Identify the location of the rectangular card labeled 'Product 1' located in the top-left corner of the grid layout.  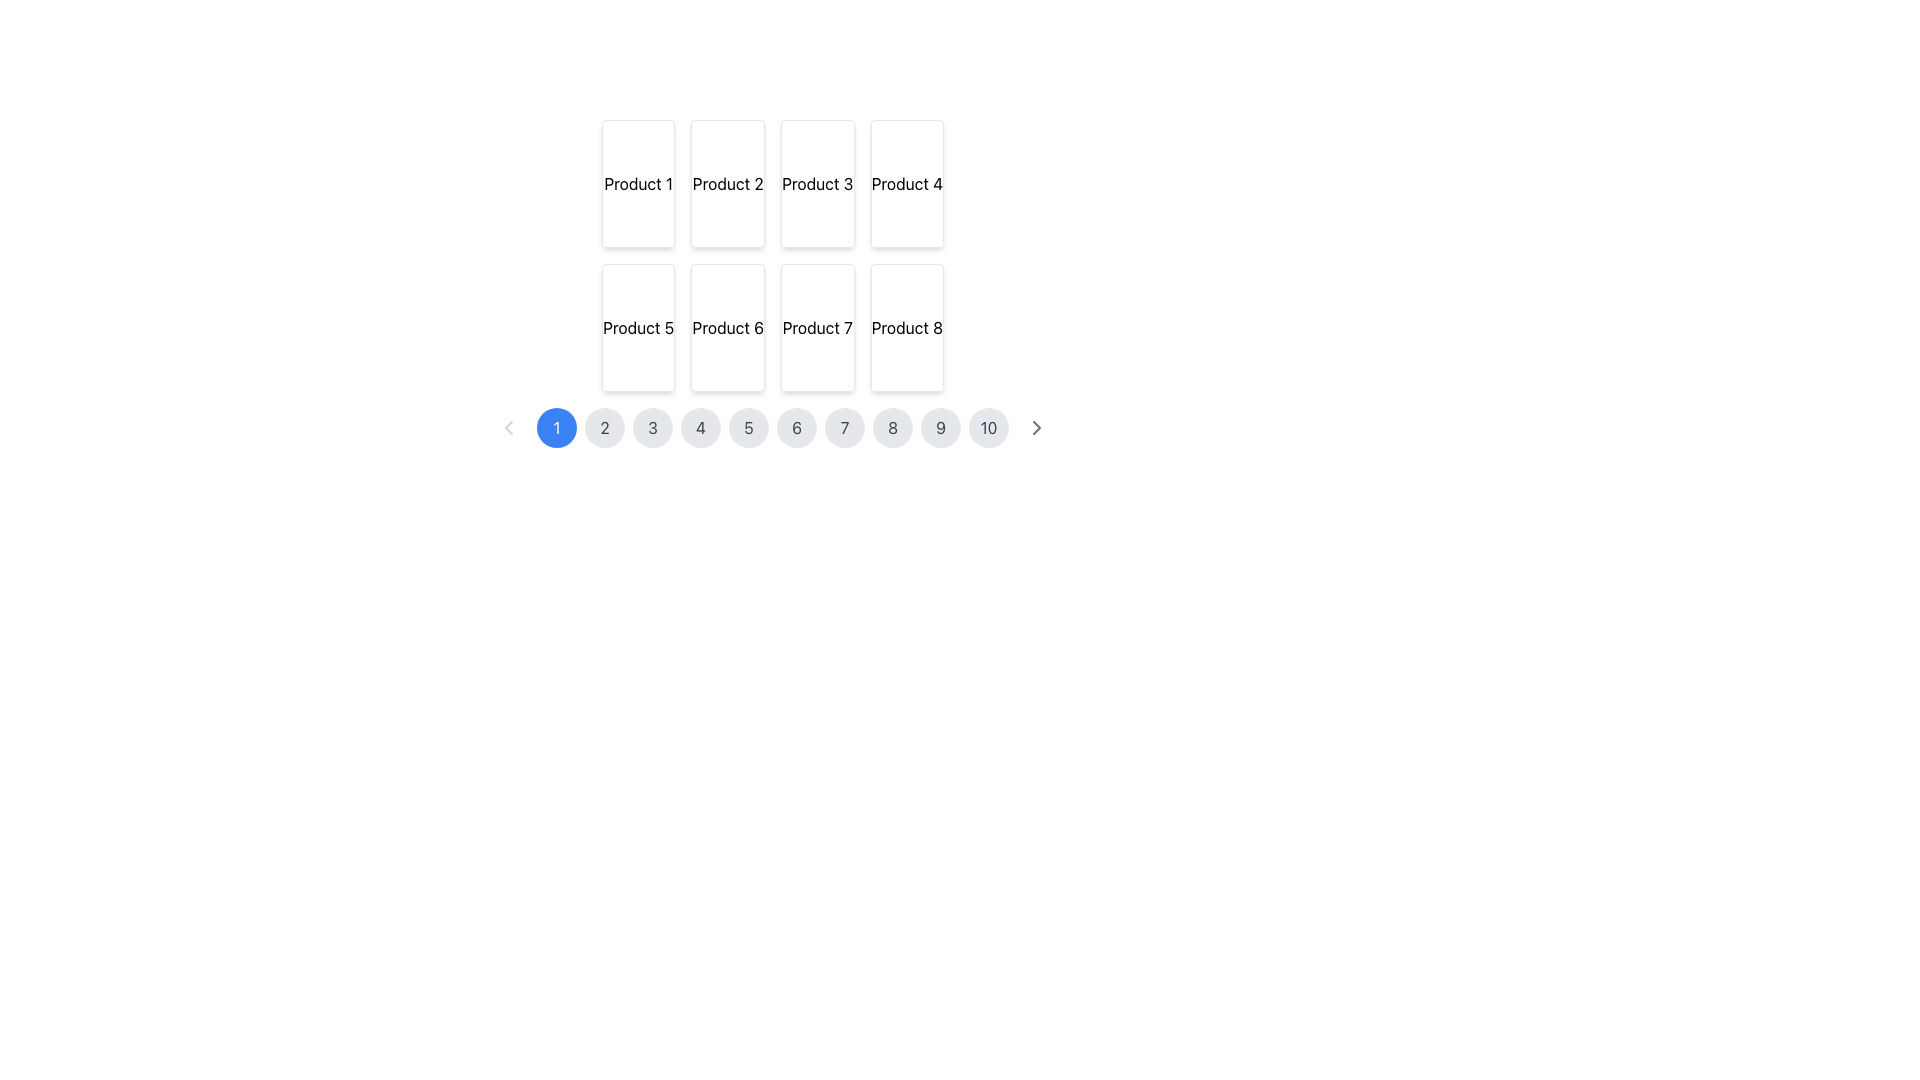
(637, 184).